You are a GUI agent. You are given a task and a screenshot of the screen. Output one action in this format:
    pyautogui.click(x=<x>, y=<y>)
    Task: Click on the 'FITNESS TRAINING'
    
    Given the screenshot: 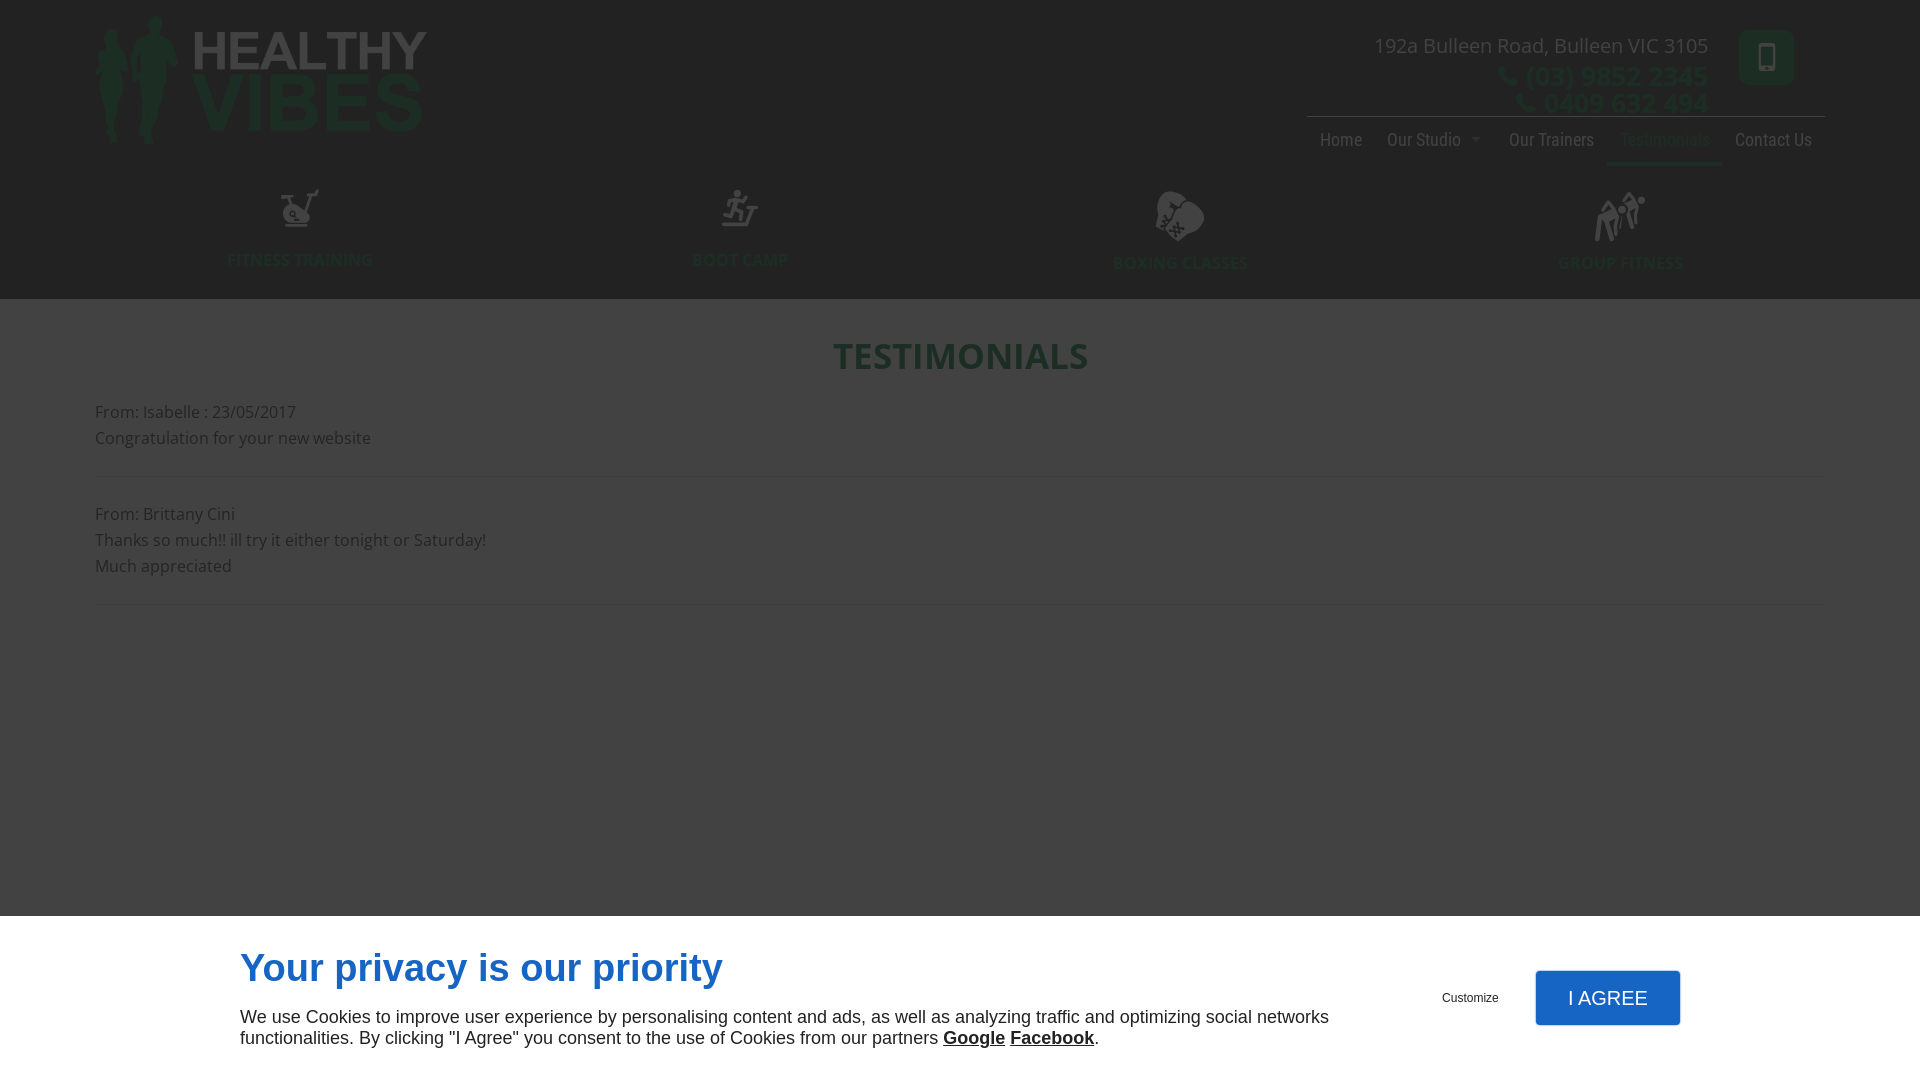 What is the action you would take?
    pyautogui.click(x=298, y=226)
    